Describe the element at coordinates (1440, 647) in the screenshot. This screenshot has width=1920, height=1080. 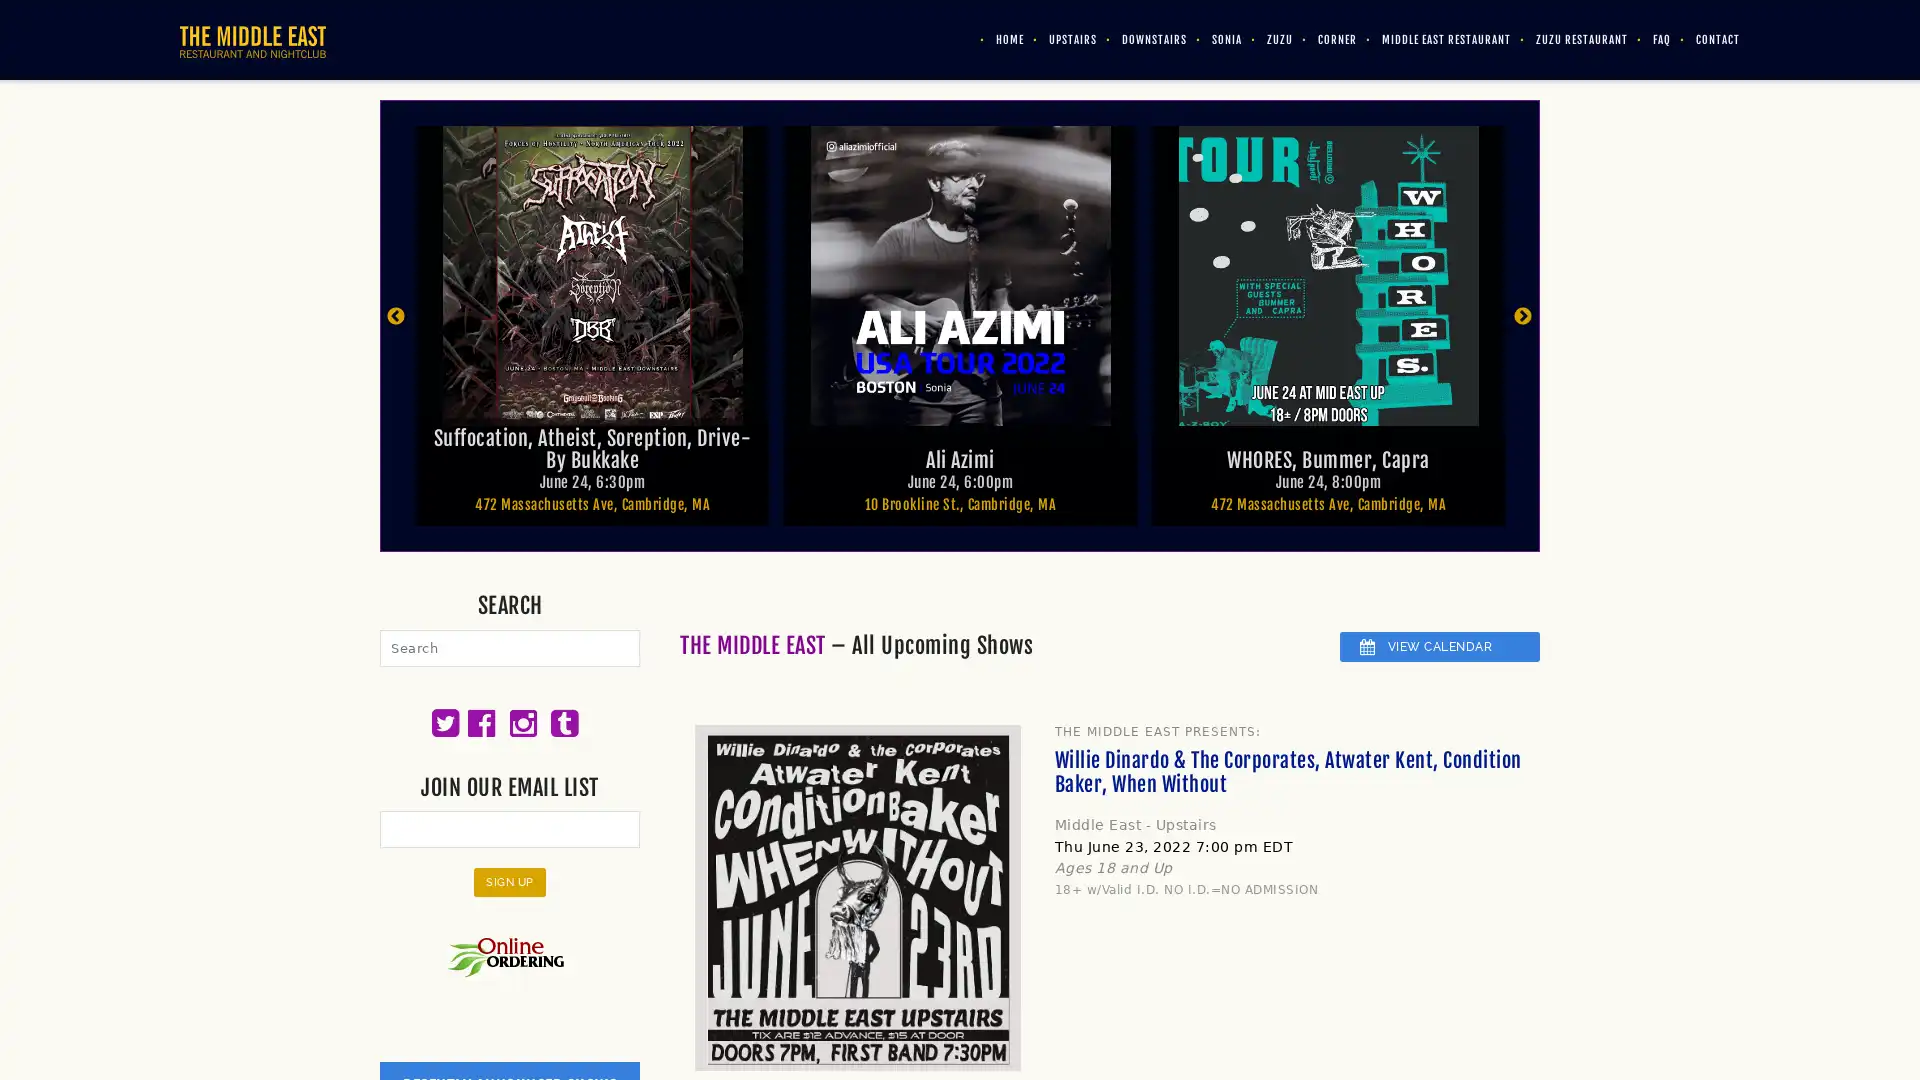
I see `VIEW CALENDAR` at that location.